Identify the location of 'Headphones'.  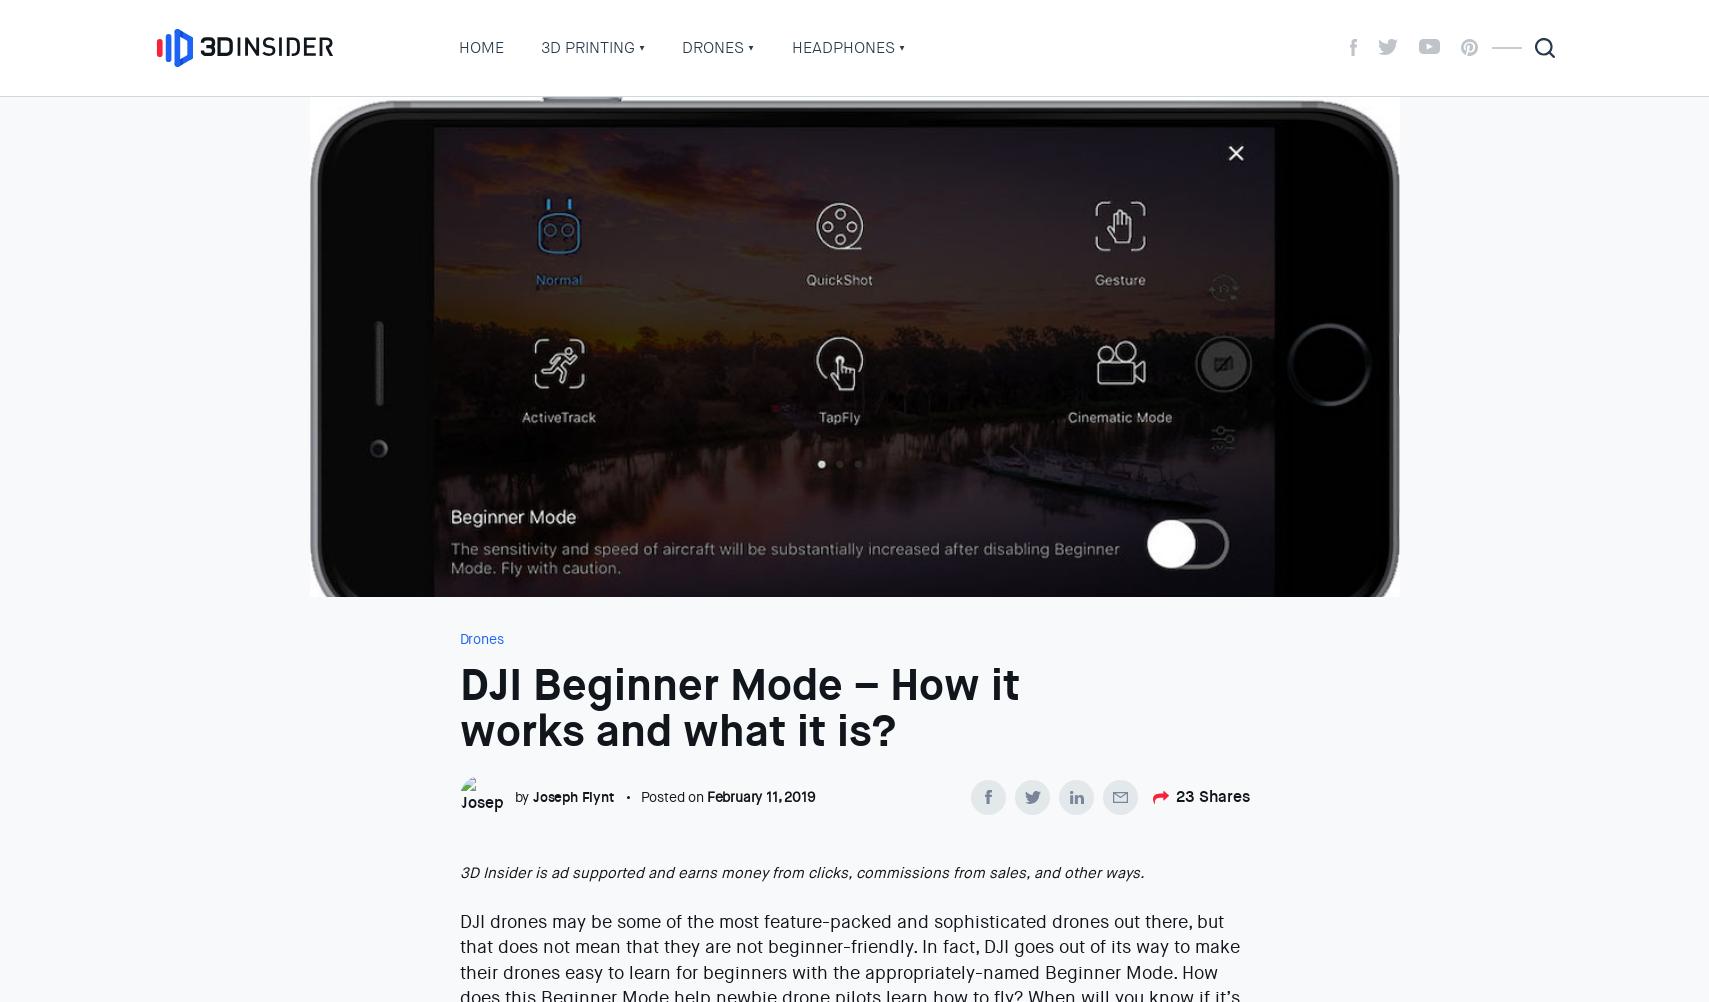
(842, 47).